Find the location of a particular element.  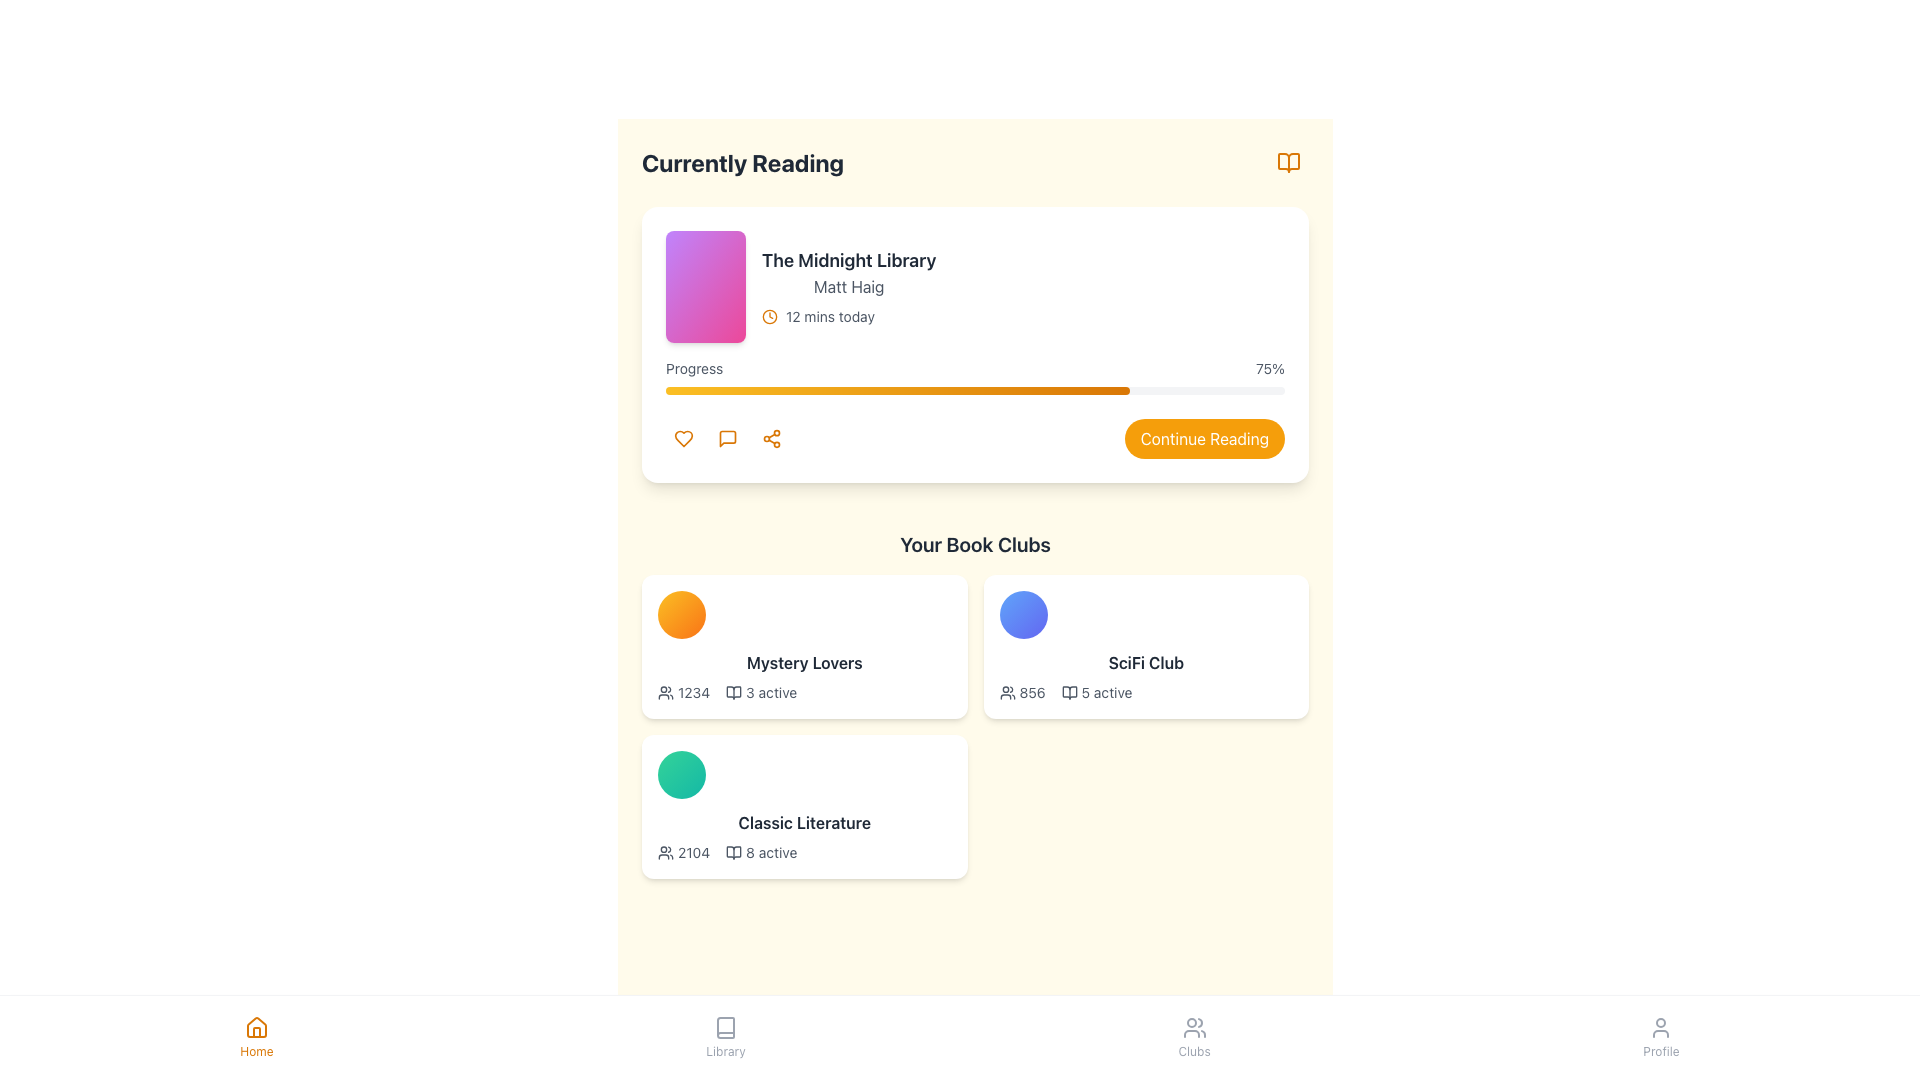

the 'Mystery Lovers' informational card, which is the leftmost card in the 'Your Book Clubs' section, located below 'Currently Reading' is located at coordinates (804, 647).